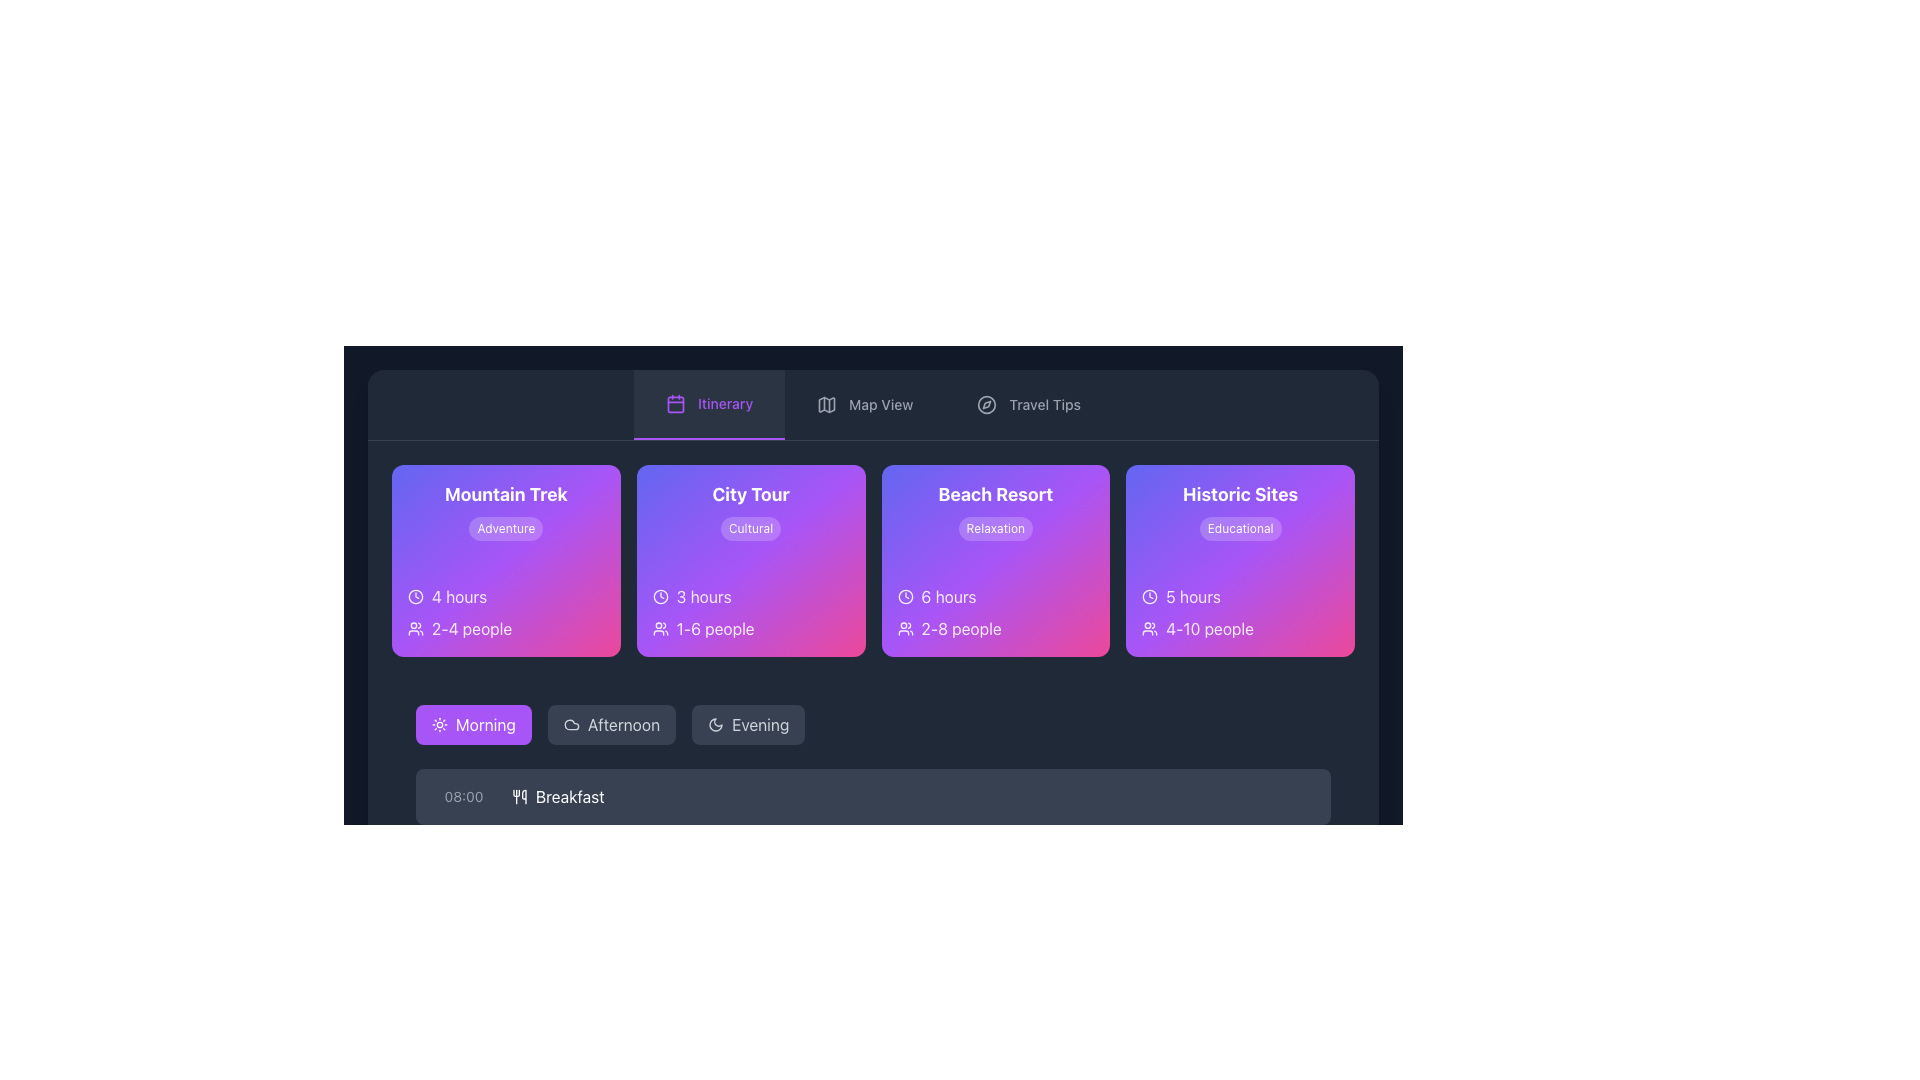 This screenshot has height=1080, width=1920. Describe the element at coordinates (415, 596) in the screenshot. I see `the decorative icon indicating time duration, which is located to the left of the text '4 hours' within the group under the title 'Mountain Trek'` at that location.